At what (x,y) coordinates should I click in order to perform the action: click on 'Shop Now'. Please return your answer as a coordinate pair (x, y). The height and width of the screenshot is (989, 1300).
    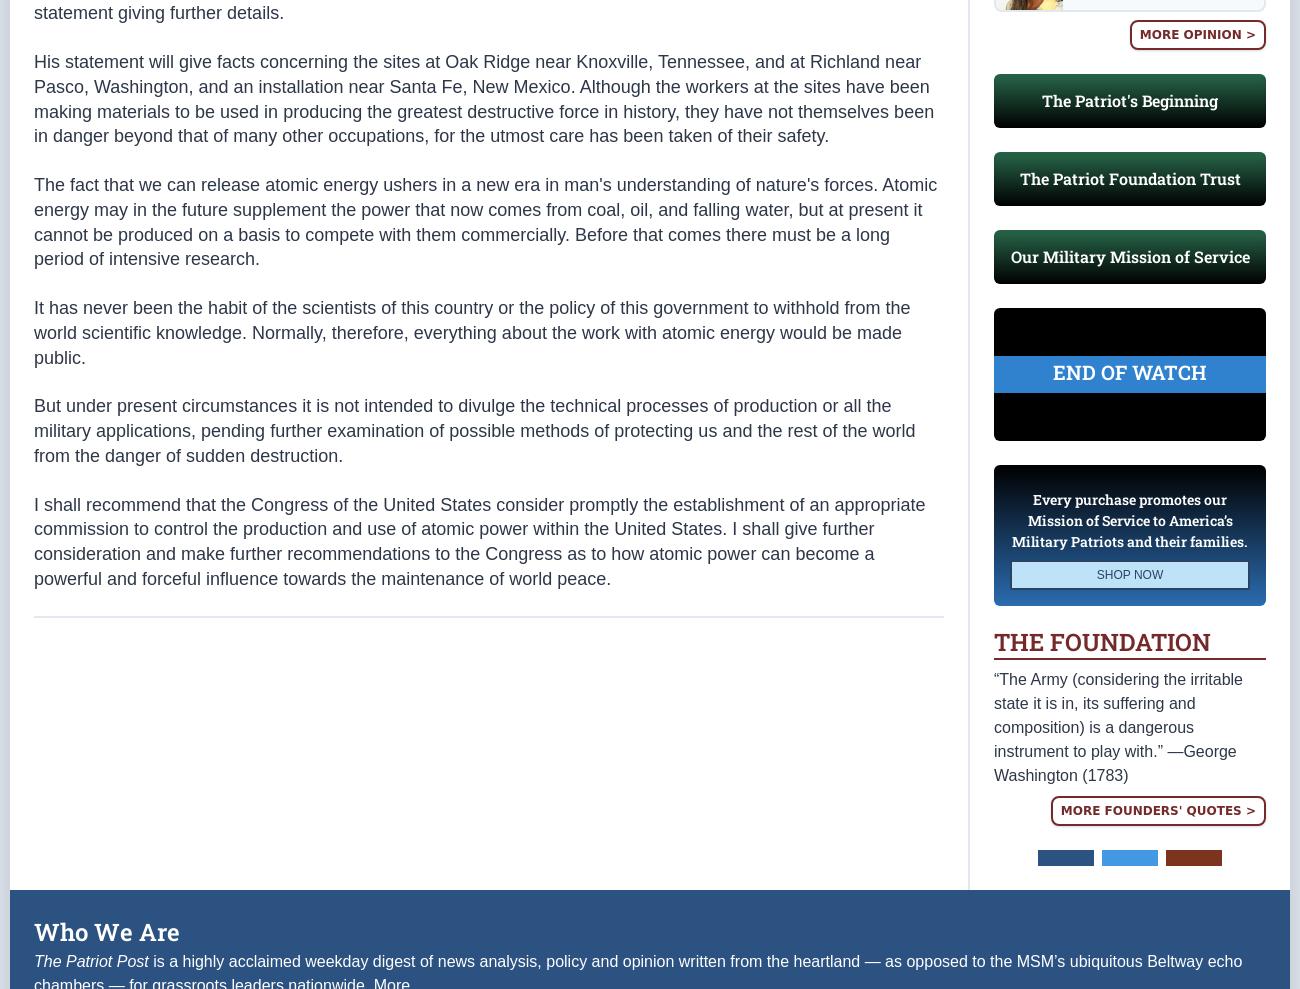
    Looking at the image, I should click on (1128, 614).